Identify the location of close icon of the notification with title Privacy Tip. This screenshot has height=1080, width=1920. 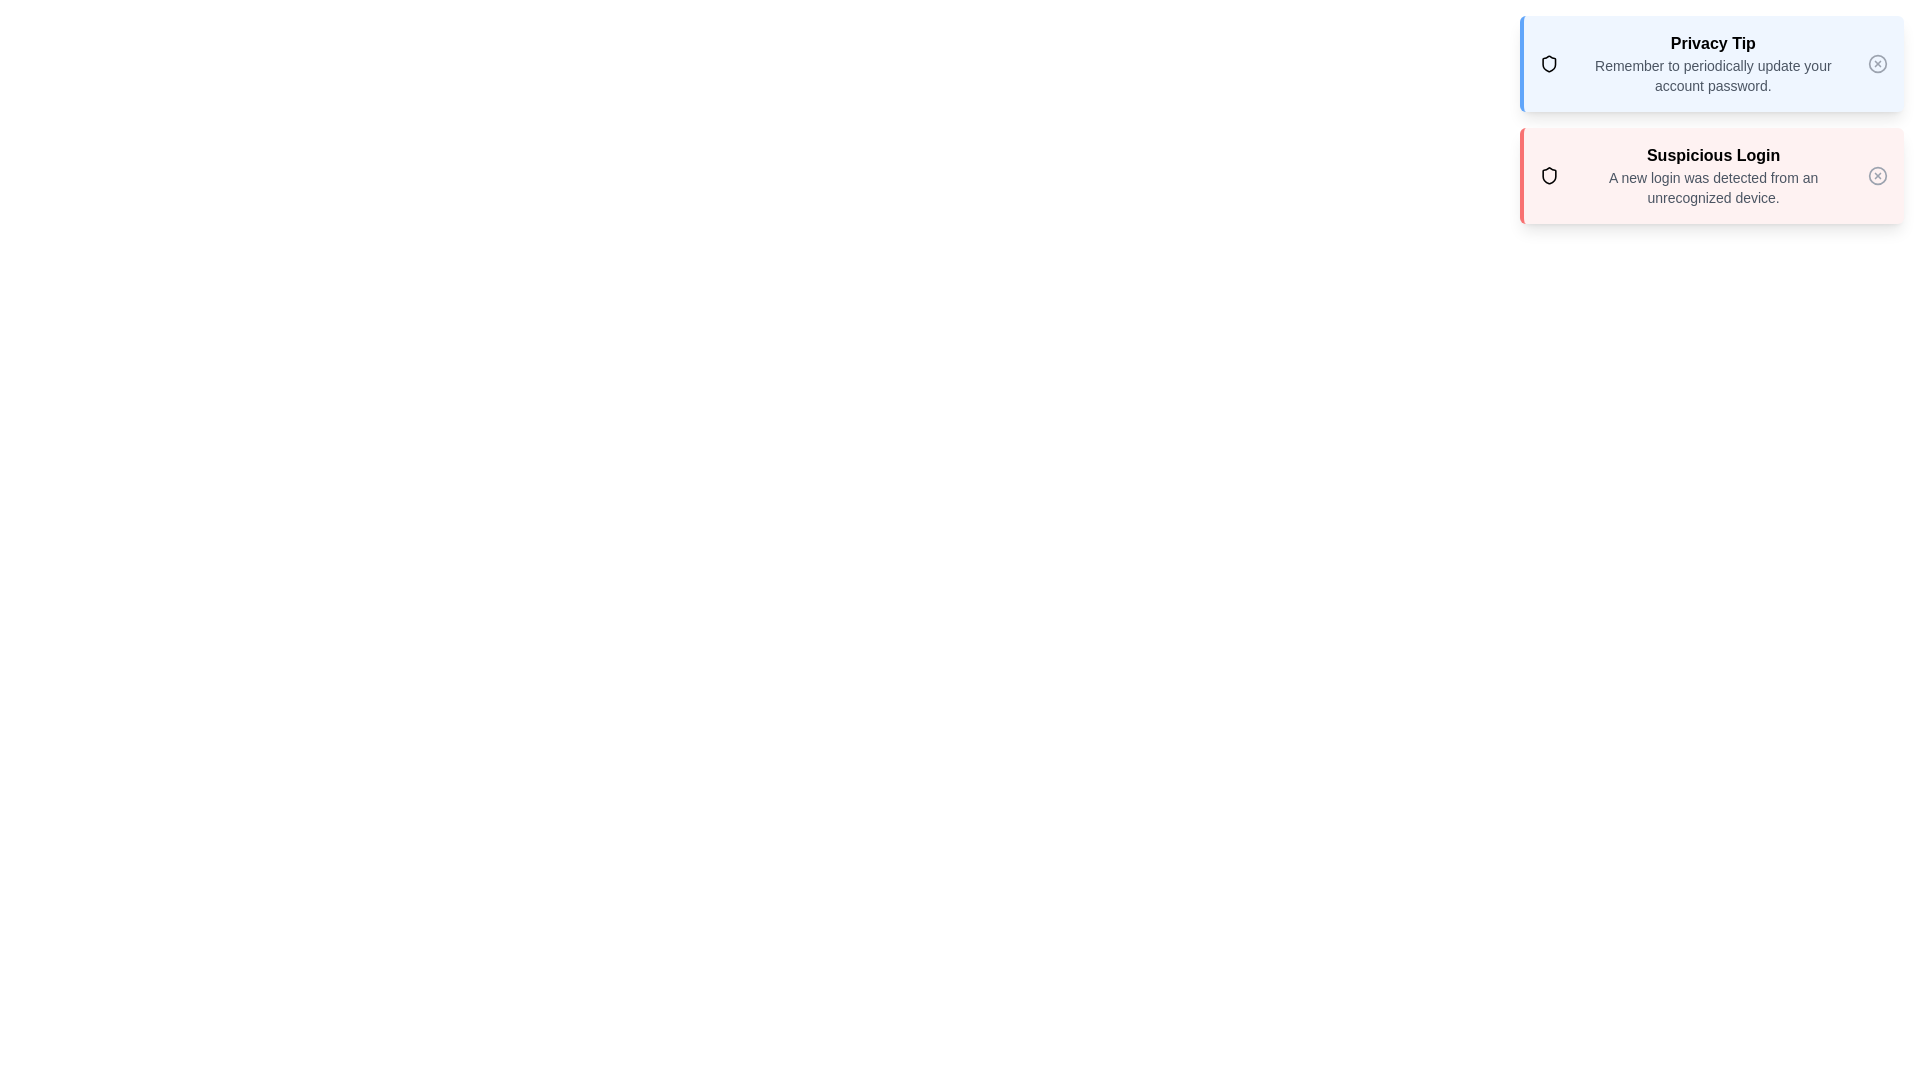
(1876, 63).